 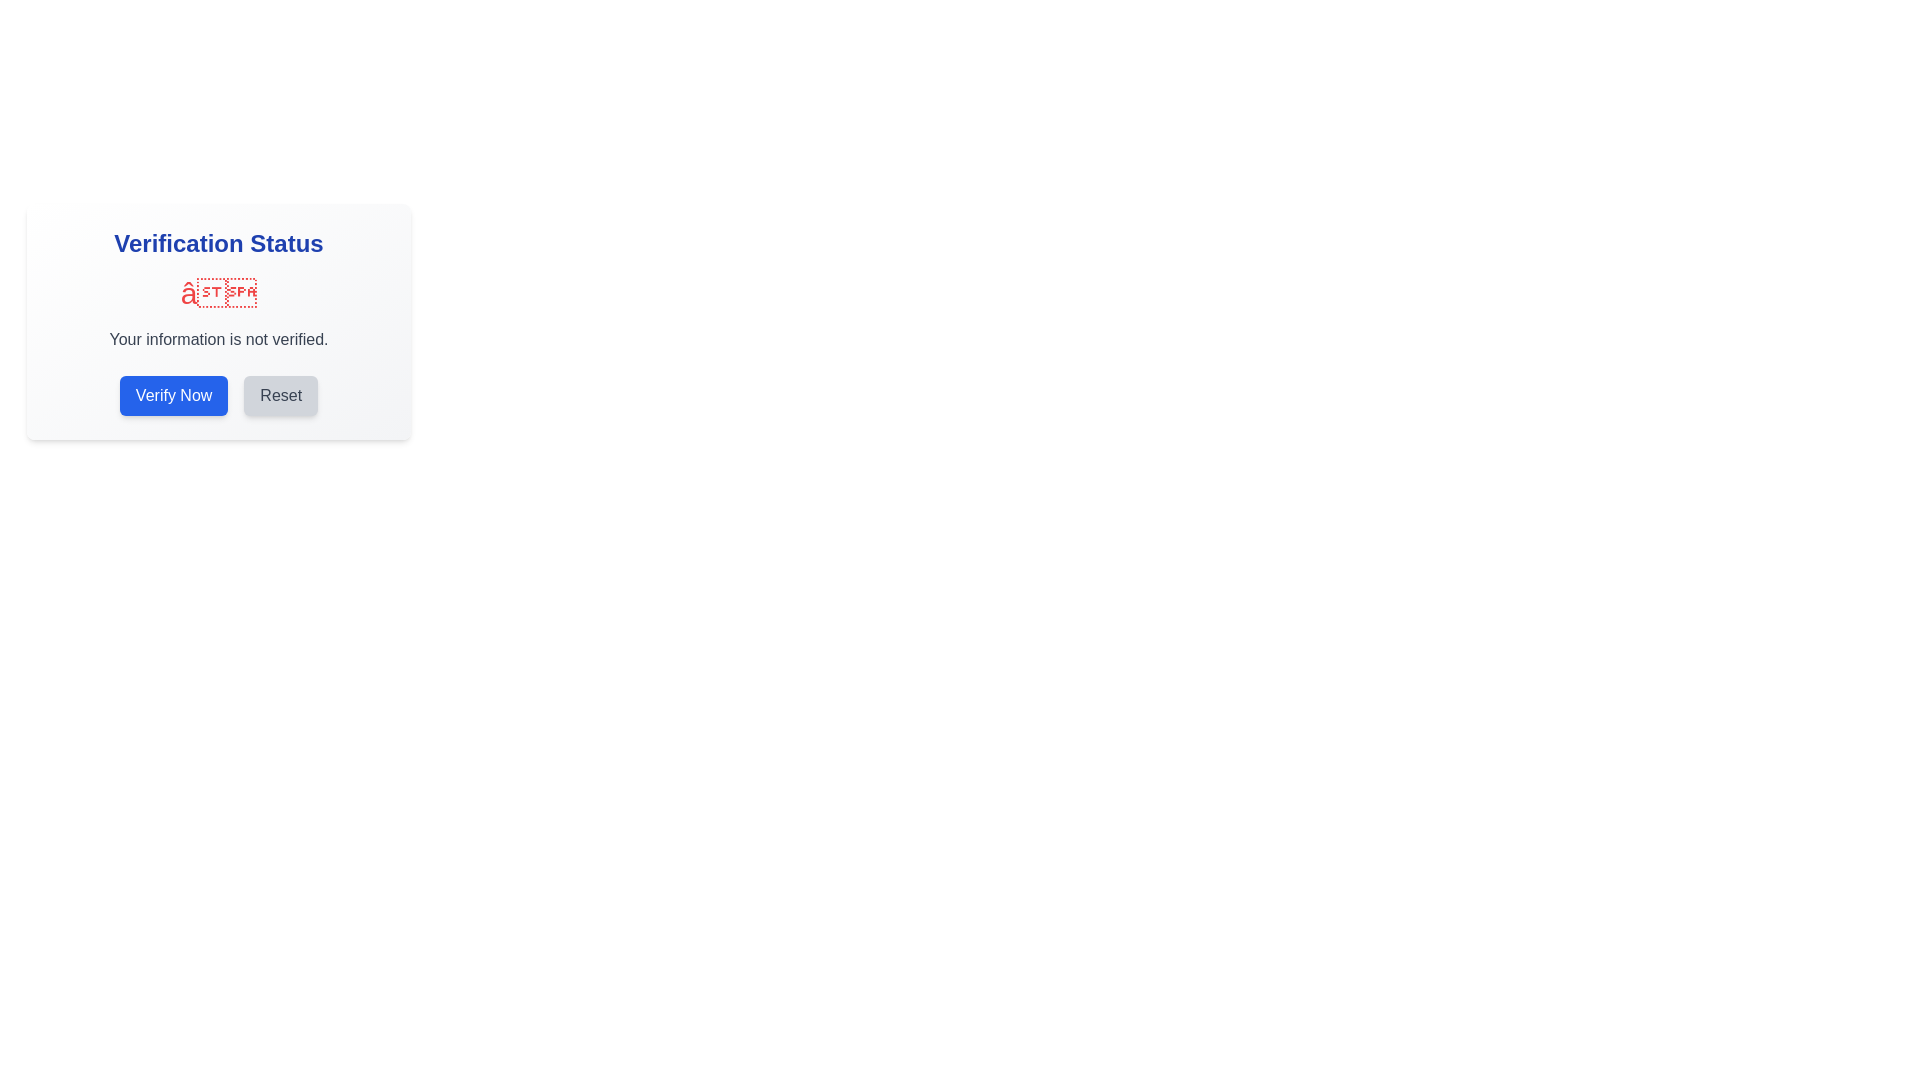 What do you see at coordinates (280, 396) in the screenshot?
I see `the reset button located to the right of the 'Verify Now' button in the bottom section of the interface` at bounding box center [280, 396].